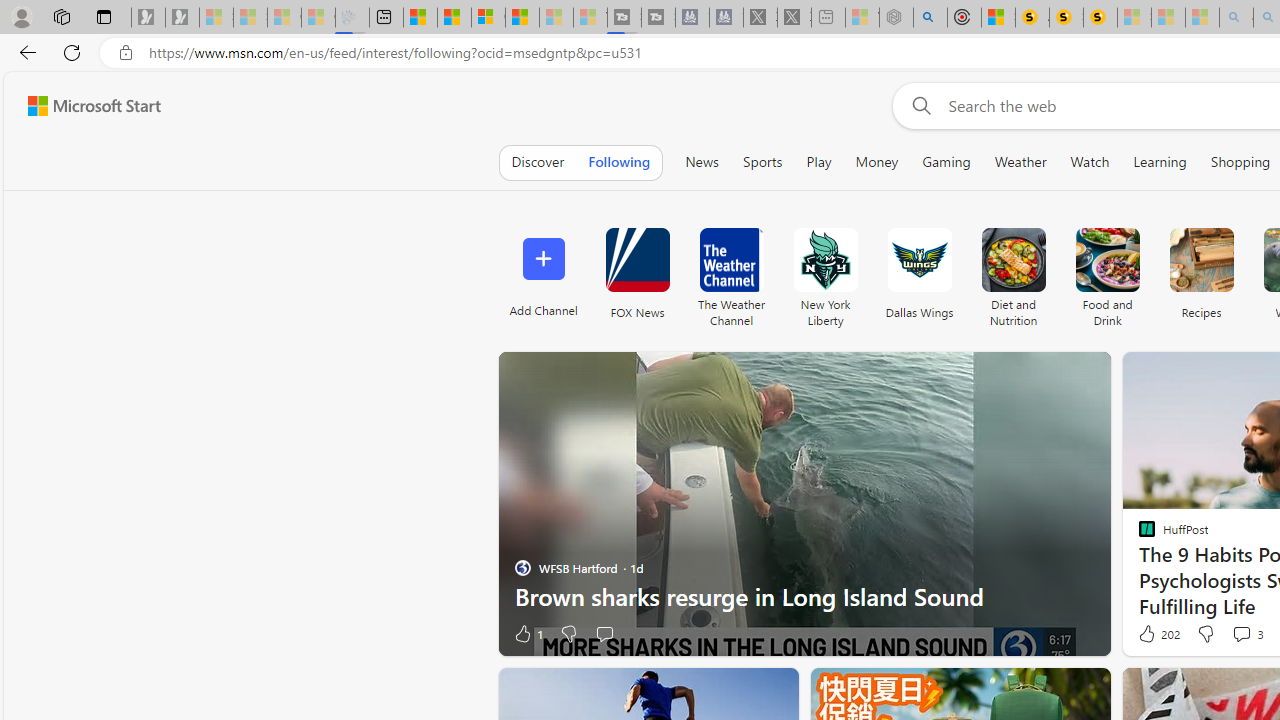 The image size is (1280, 720). I want to click on 'View comments 3 Comment', so click(1246, 633).